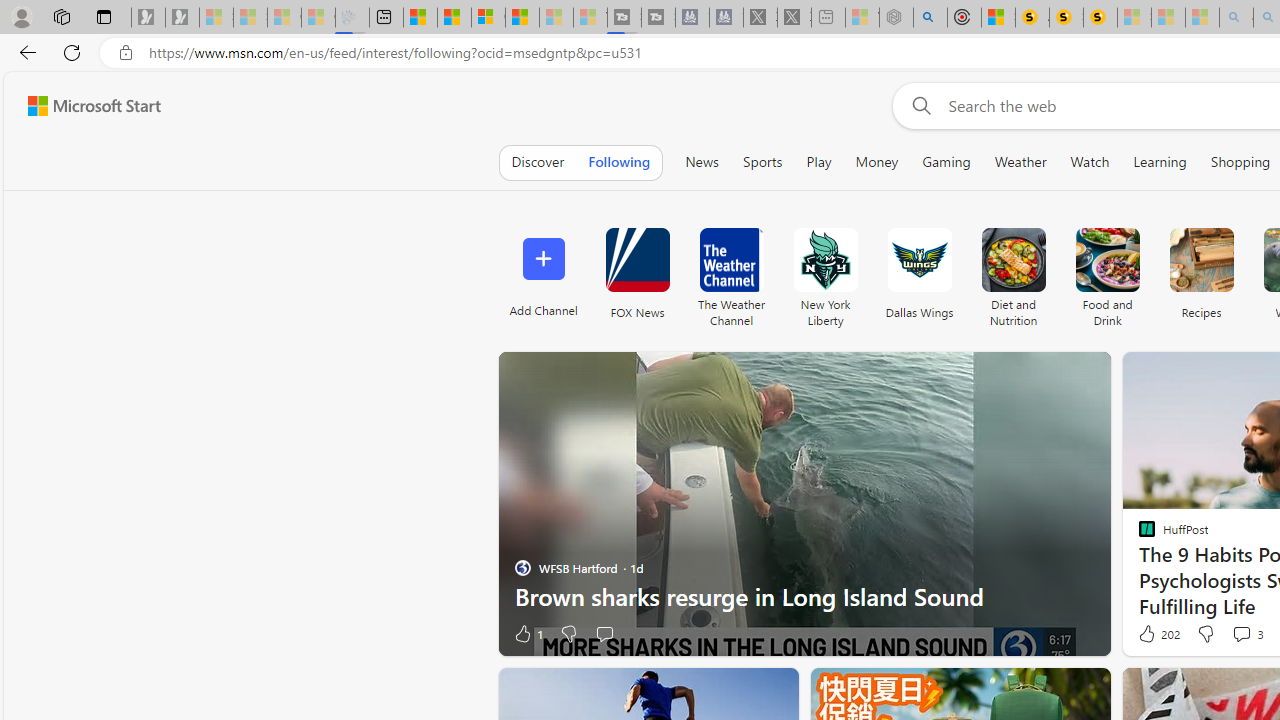 The image size is (1280, 720). I want to click on 'View comments 3 Comment', so click(1246, 633).